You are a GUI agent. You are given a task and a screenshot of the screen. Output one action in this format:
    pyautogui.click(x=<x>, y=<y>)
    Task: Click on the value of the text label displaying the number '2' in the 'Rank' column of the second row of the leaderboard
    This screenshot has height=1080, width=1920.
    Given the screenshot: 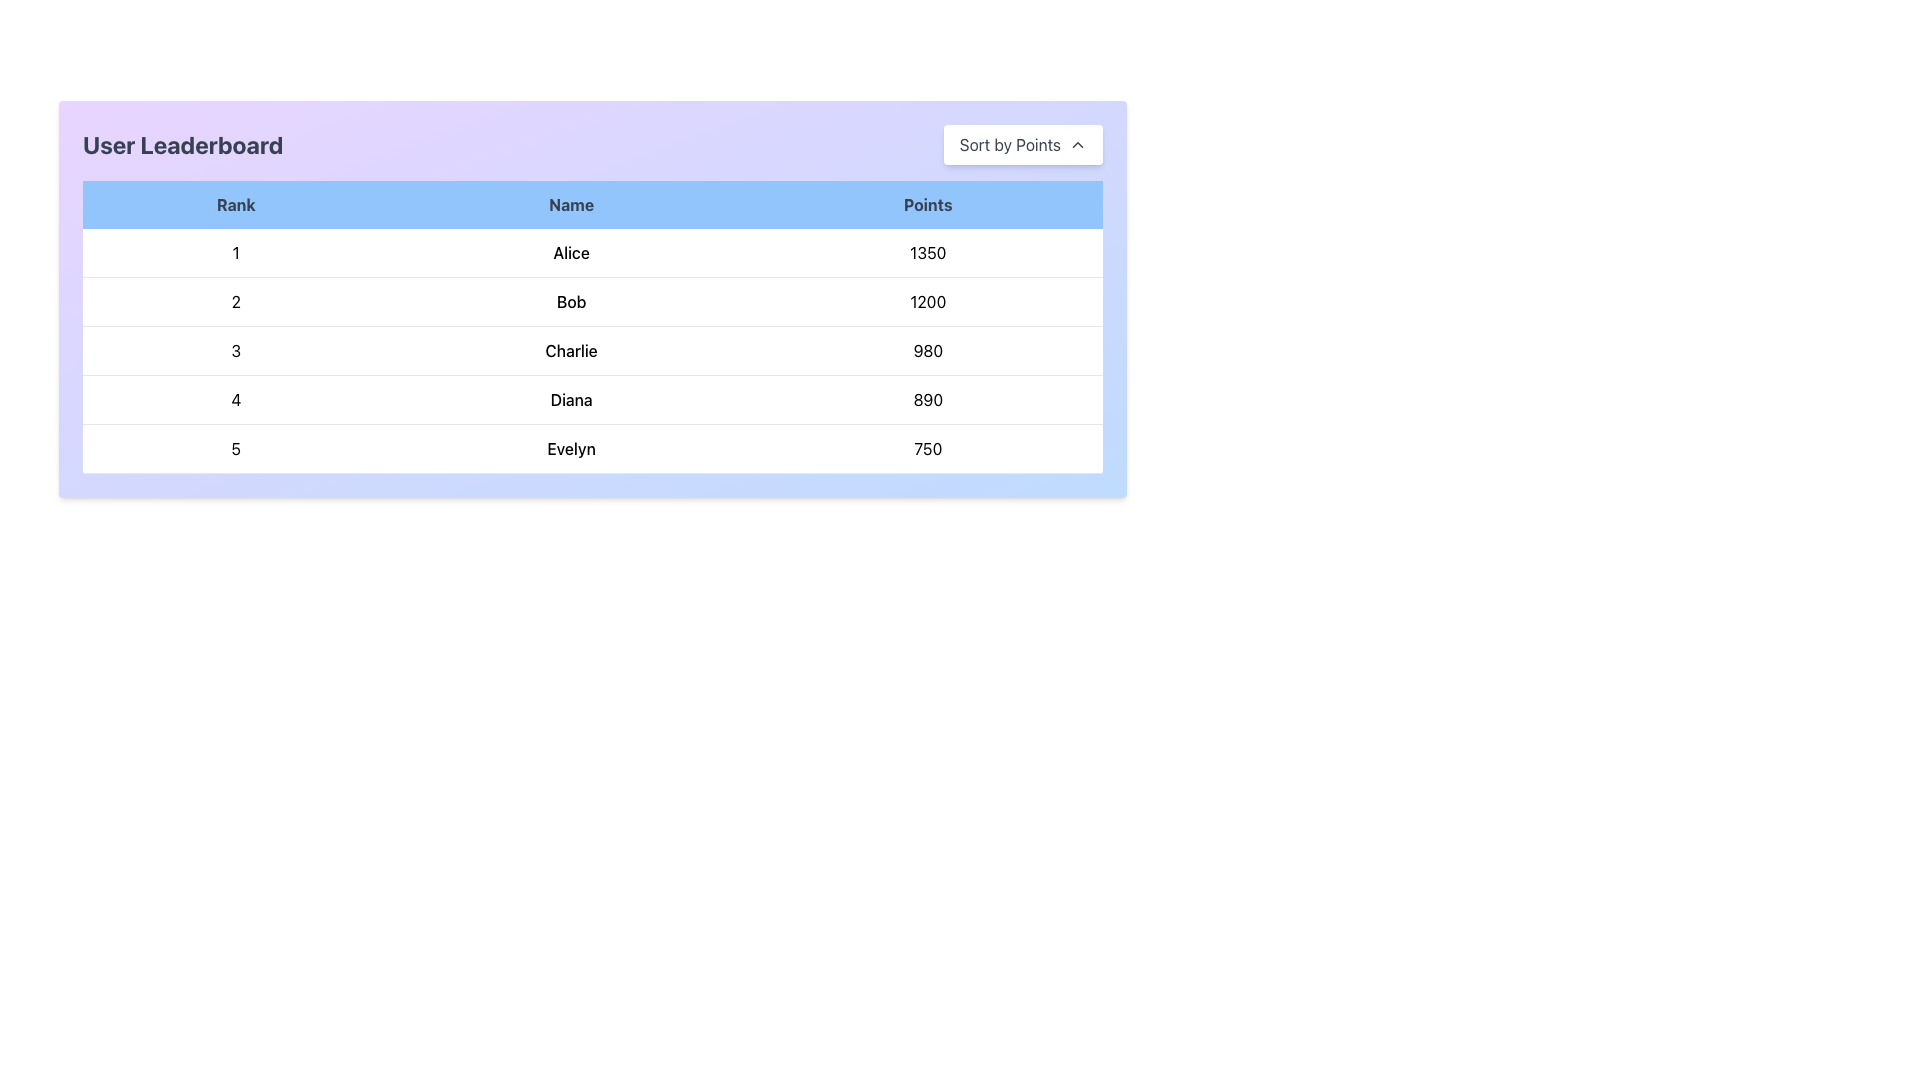 What is the action you would take?
    pyautogui.click(x=236, y=301)
    